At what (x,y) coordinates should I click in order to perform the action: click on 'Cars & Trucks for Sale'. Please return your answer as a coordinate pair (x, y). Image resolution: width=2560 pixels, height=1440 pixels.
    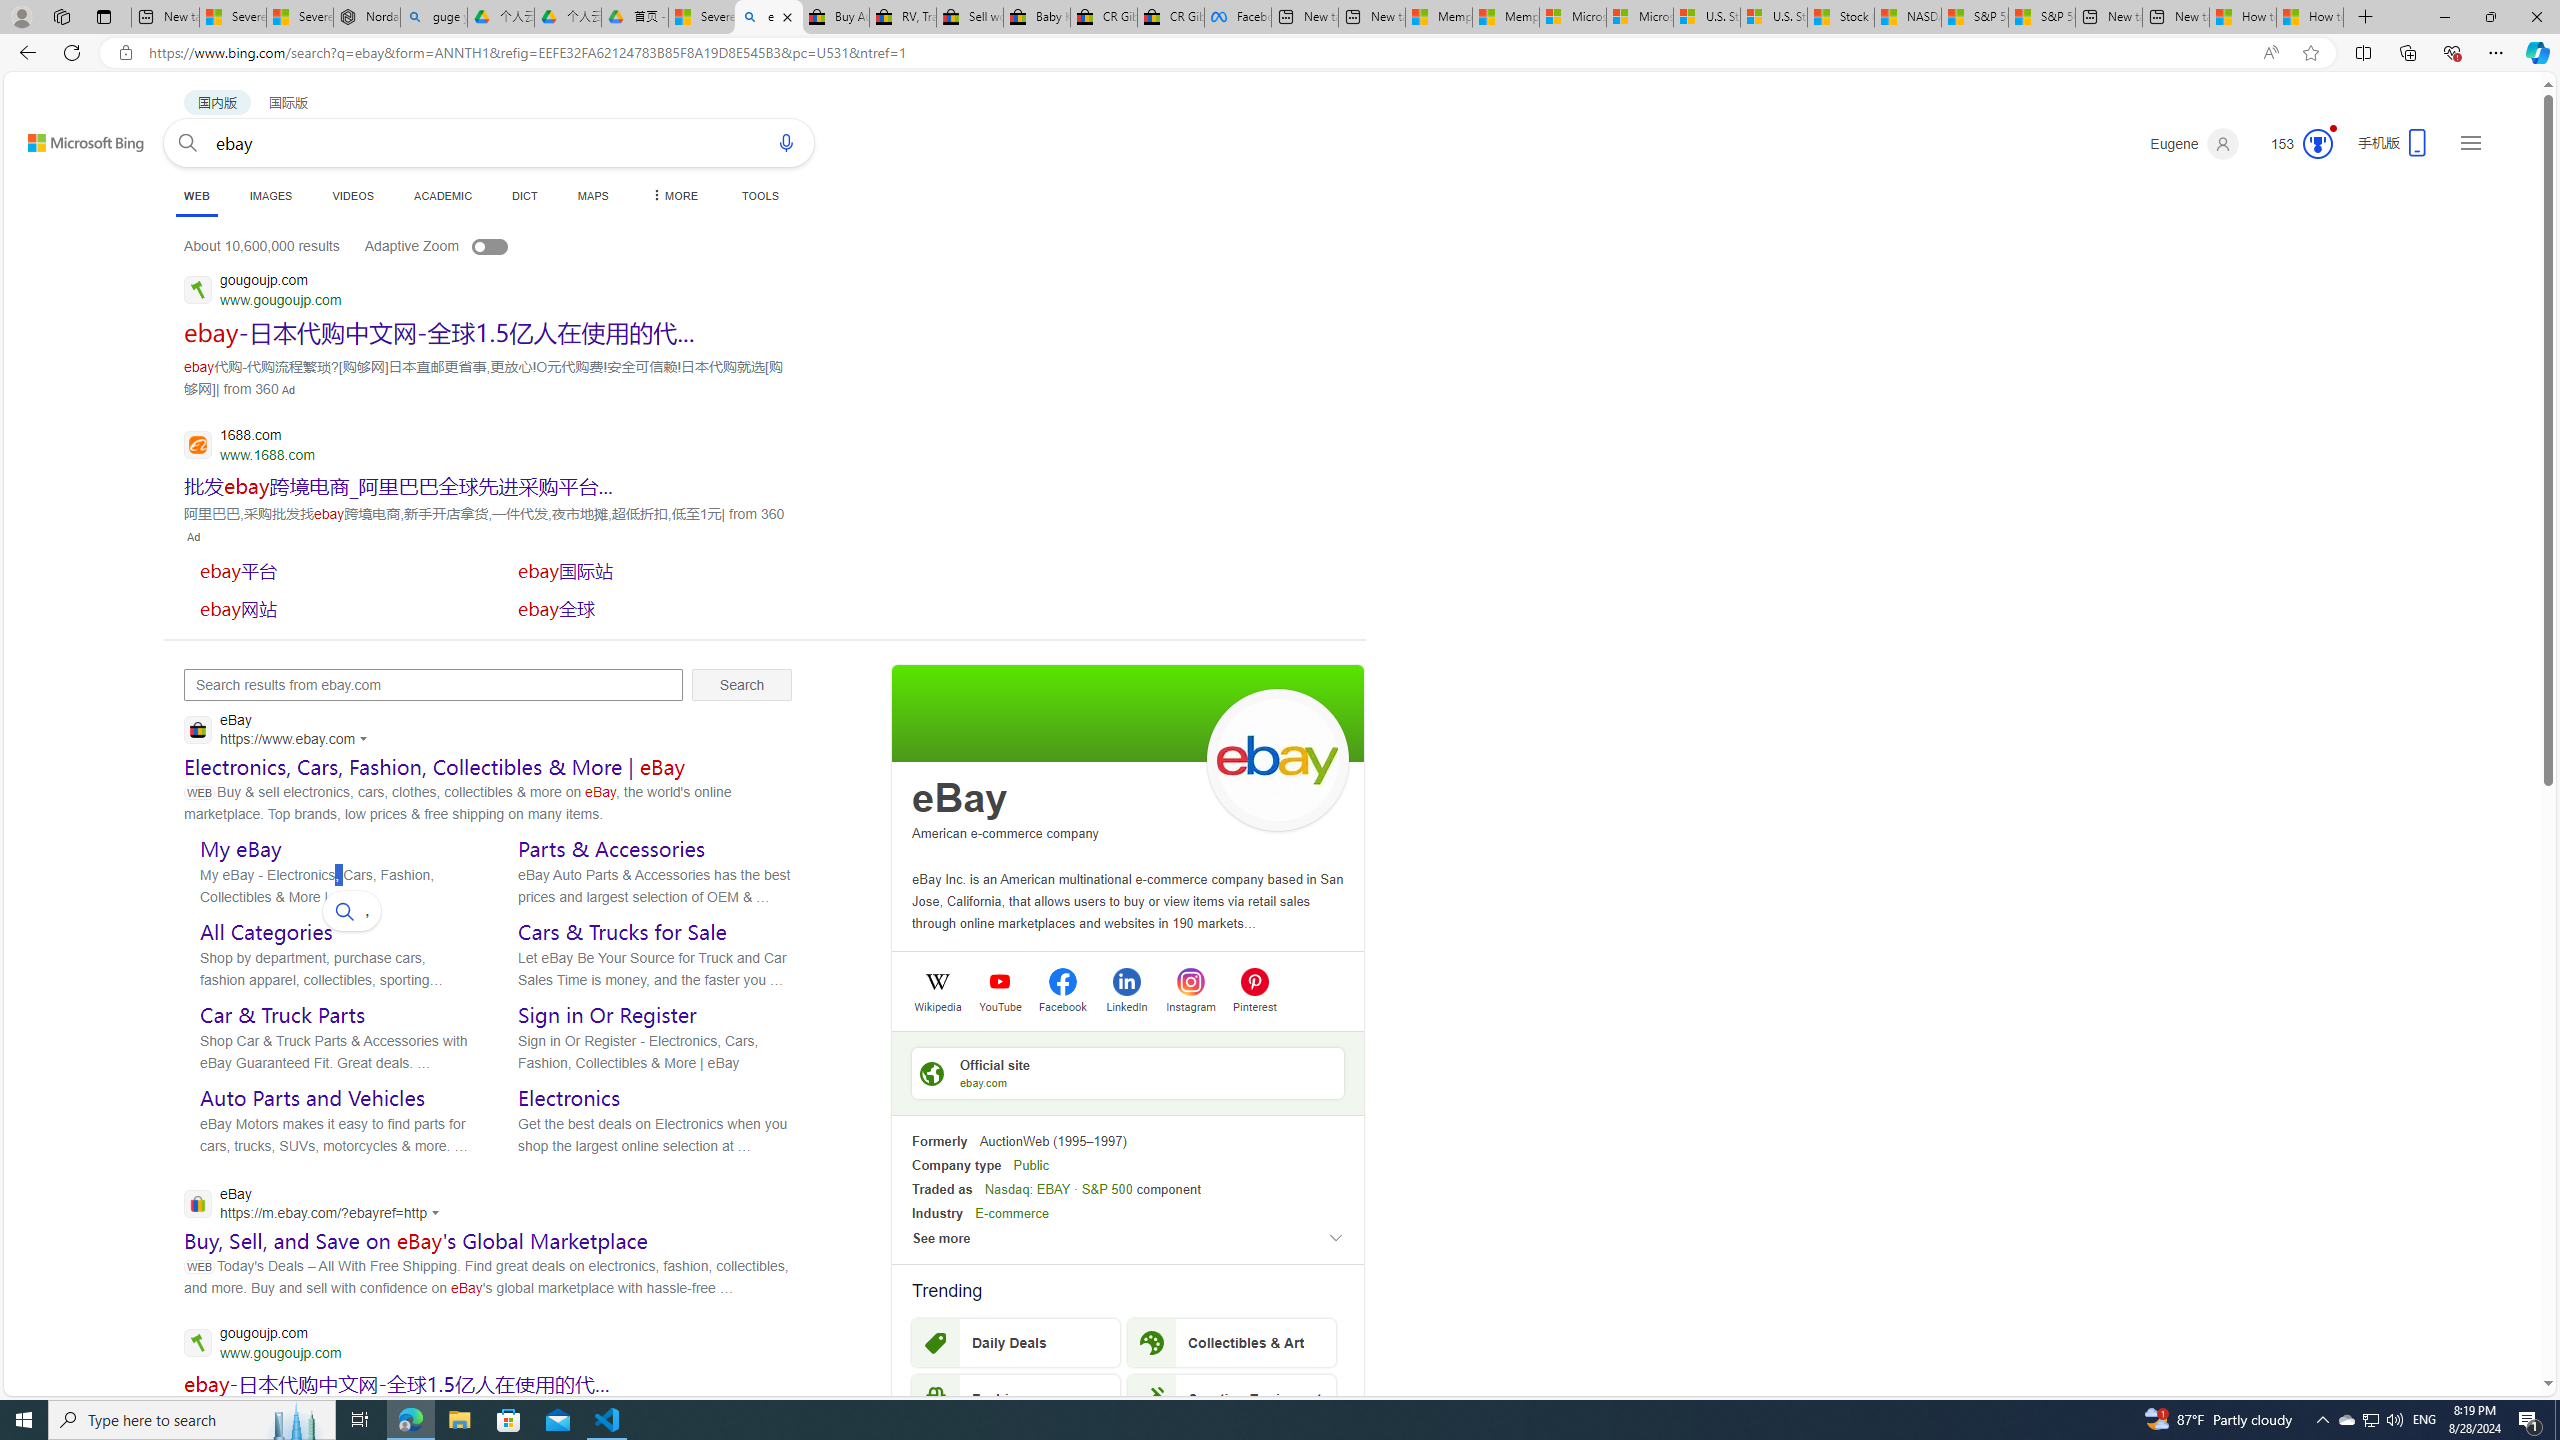
    Looking at the image, I should click on (621, 930).